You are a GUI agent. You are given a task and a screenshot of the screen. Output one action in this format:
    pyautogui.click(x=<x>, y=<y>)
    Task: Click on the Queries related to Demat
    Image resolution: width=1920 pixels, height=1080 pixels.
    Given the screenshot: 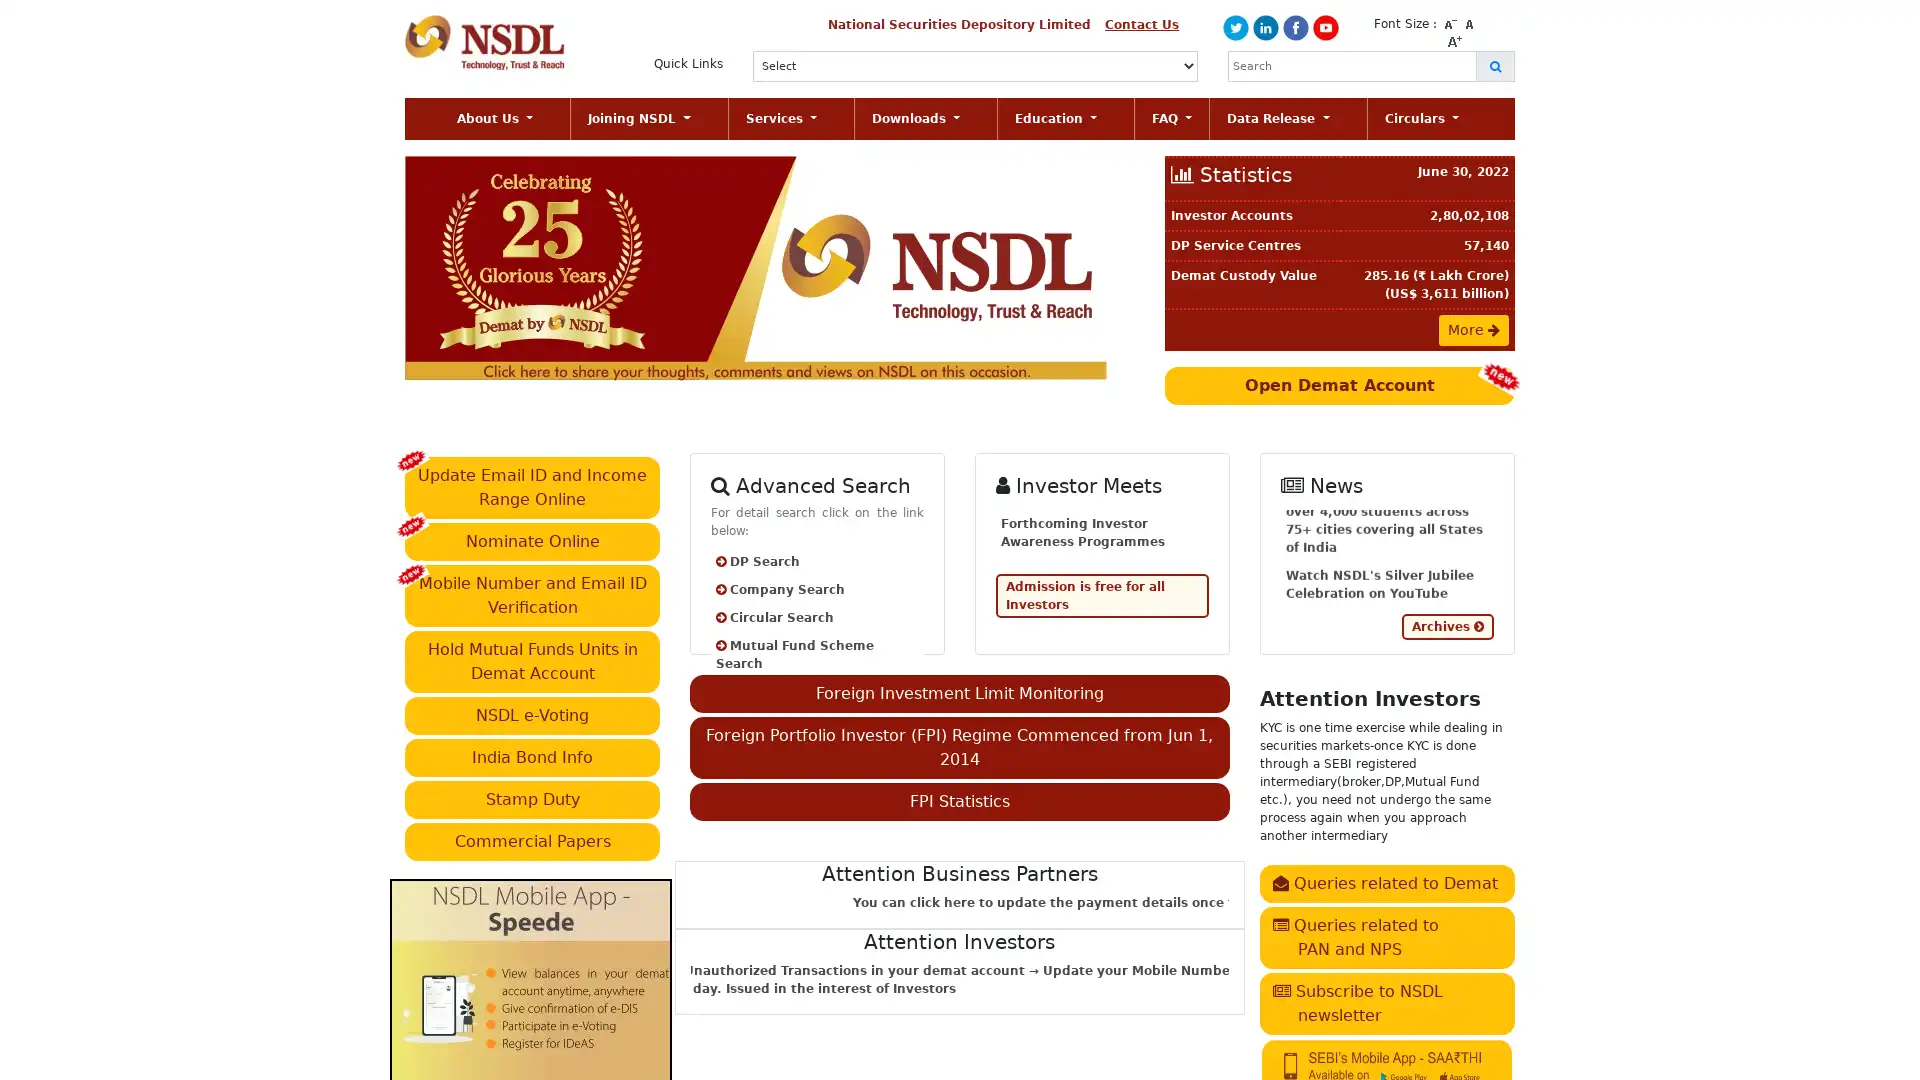 What is the action you would take?
    pyautogui.click(x=1385, y=882)
    